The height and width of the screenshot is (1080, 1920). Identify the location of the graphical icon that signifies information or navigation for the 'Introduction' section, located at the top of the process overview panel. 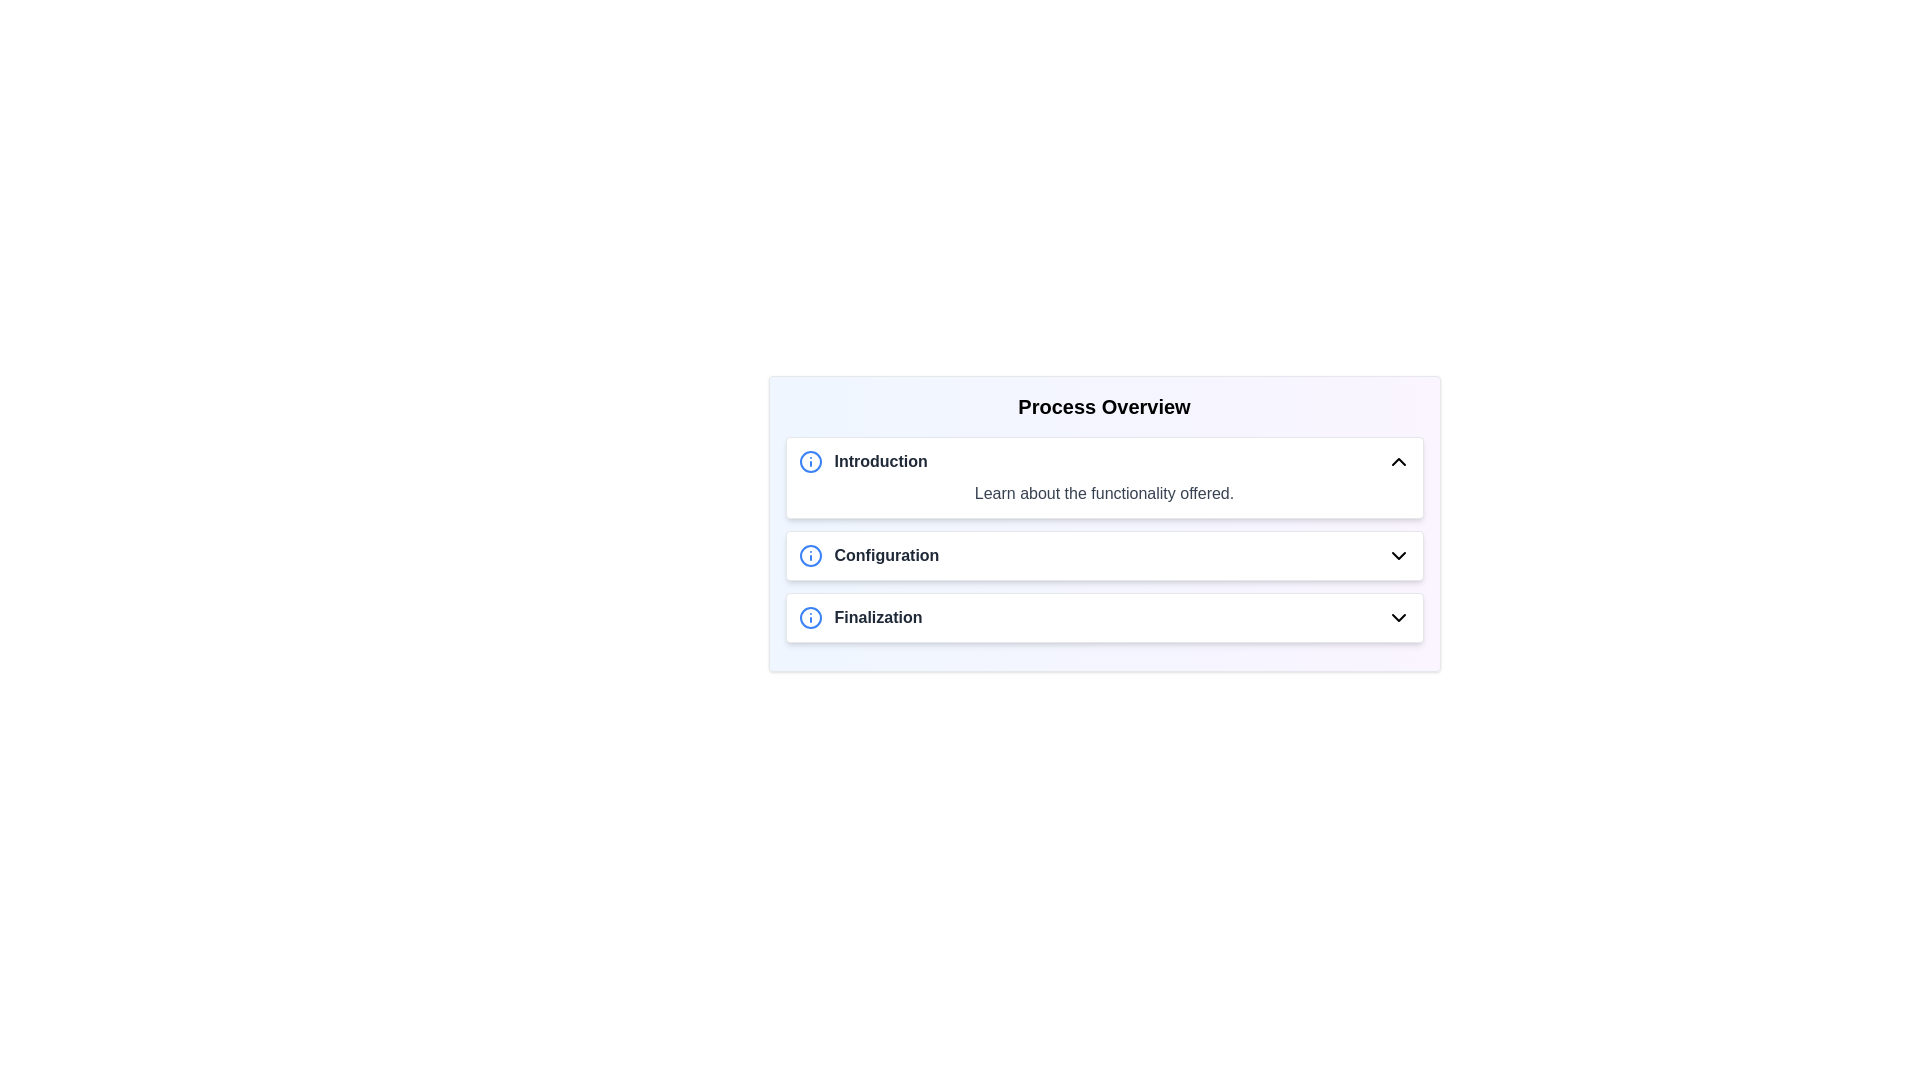
(810, 462).